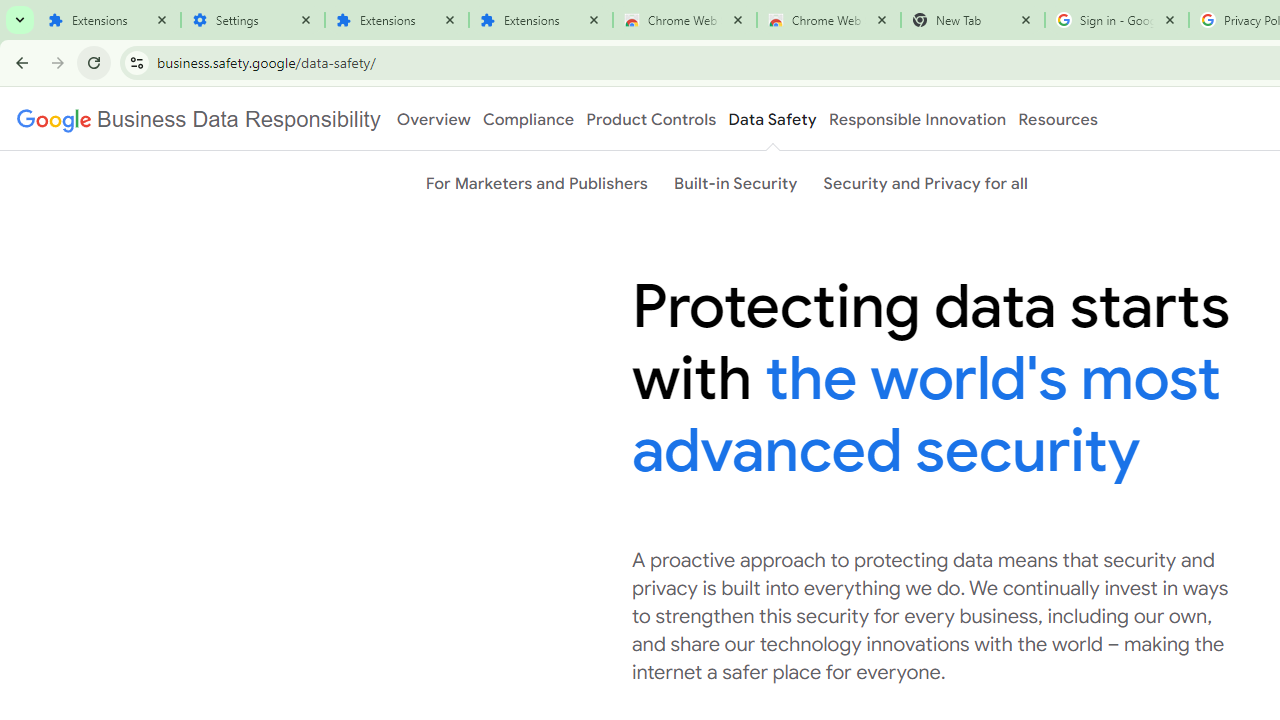 The image size is (1280, 720). Describe the element at coordinates (536, 183) in the screenshot. I see `'For Marketers and Publishers'` at that location.